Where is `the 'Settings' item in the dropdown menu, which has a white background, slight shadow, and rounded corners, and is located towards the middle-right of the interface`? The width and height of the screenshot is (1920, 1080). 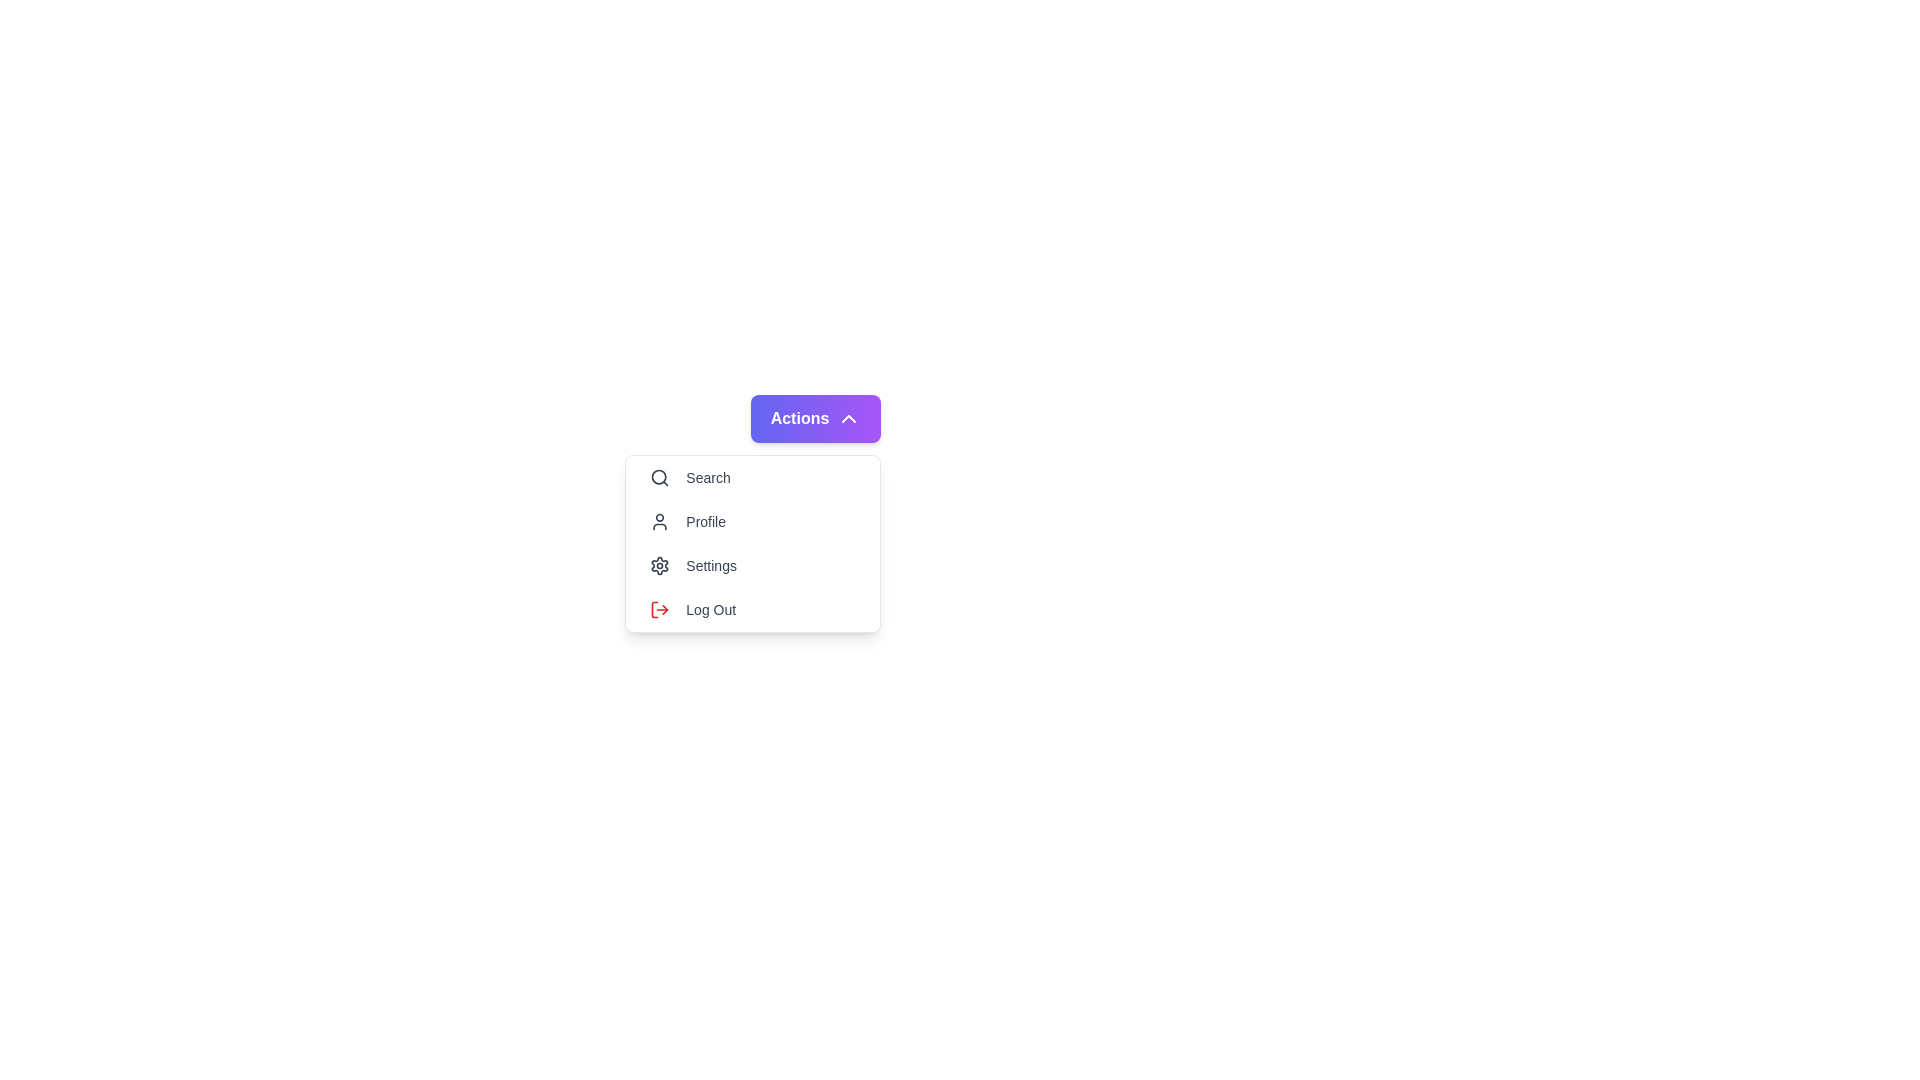 the 'Settings' item in the dropdown menu, which has a white background, slight shadow, and rounded corners, and is located towards the middle-right of the interface is located at coordinates (752, 543).